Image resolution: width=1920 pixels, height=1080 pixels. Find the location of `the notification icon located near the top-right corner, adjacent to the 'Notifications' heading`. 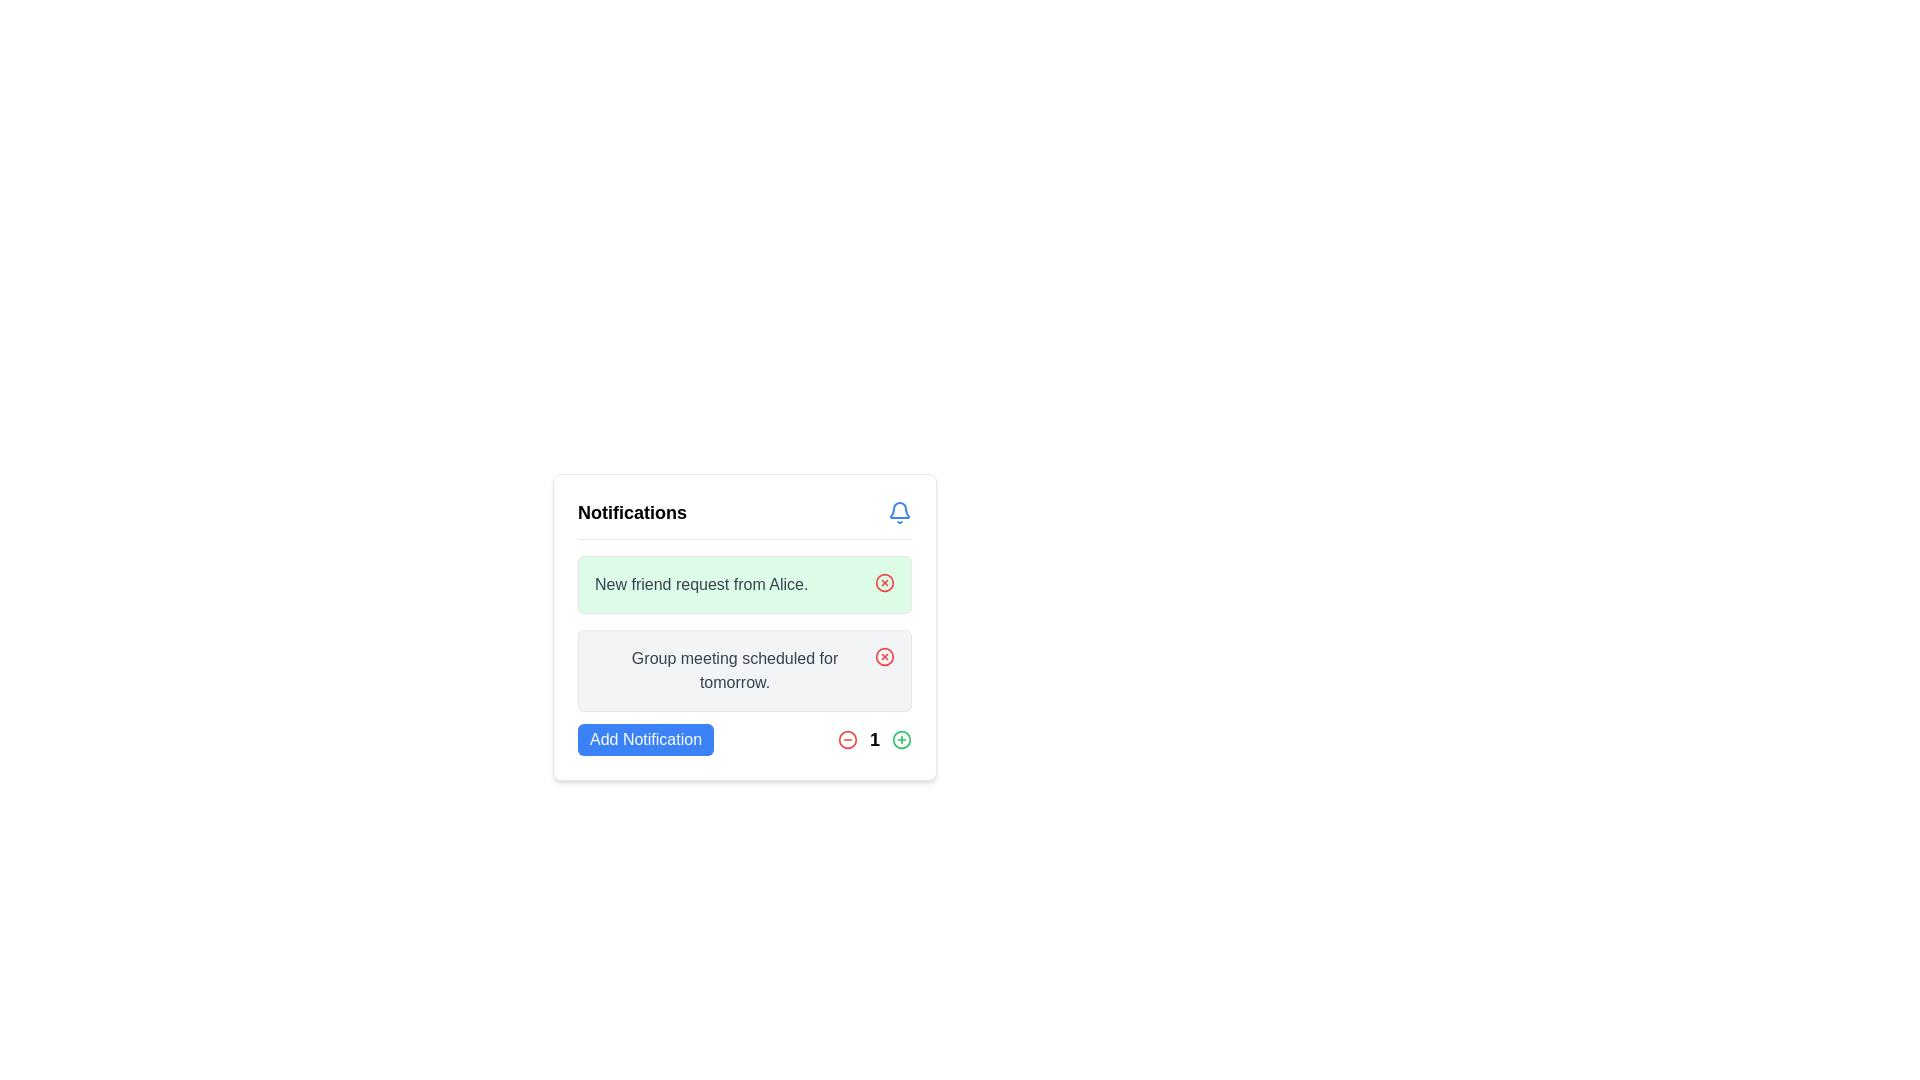

the notification icon located near the top-right corner, adjacent to the 'Notifications' heading is located at coordinates (899, 512).